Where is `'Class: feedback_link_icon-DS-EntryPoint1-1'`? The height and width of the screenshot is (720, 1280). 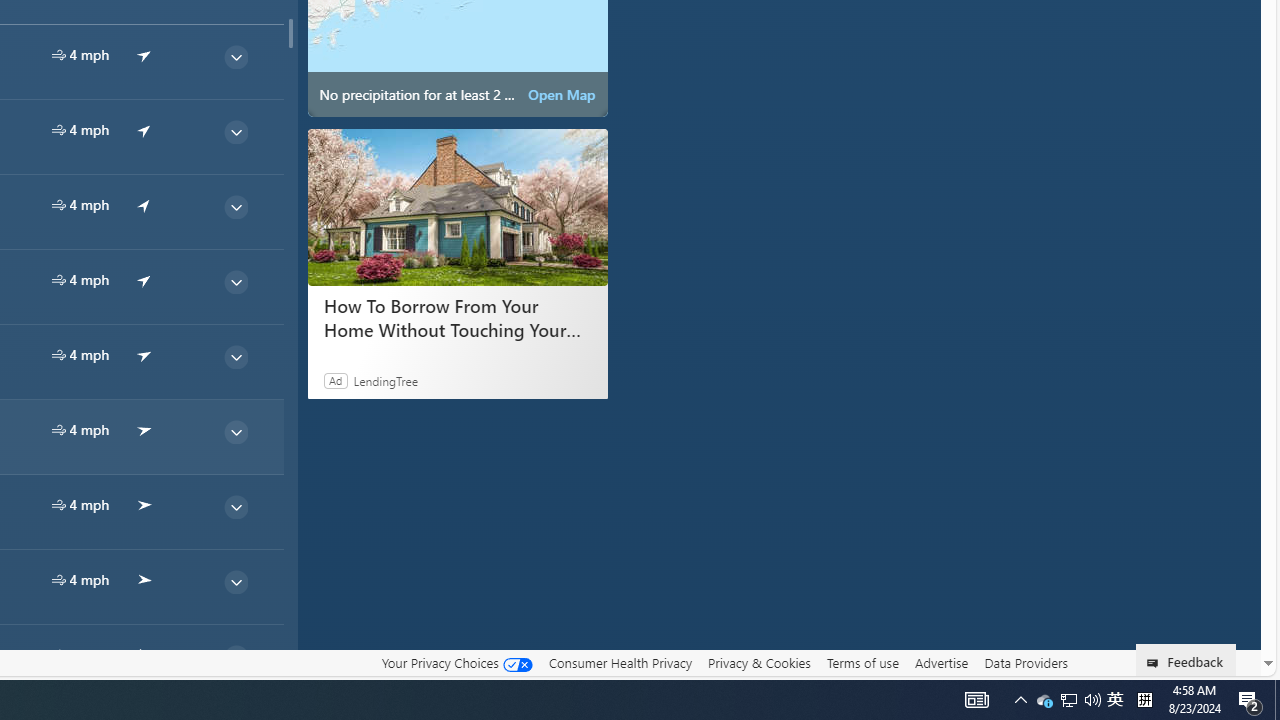
'Class: feedback_link_icon-DS-EntryPoint1-1' is located at coordinates (1156, 663).